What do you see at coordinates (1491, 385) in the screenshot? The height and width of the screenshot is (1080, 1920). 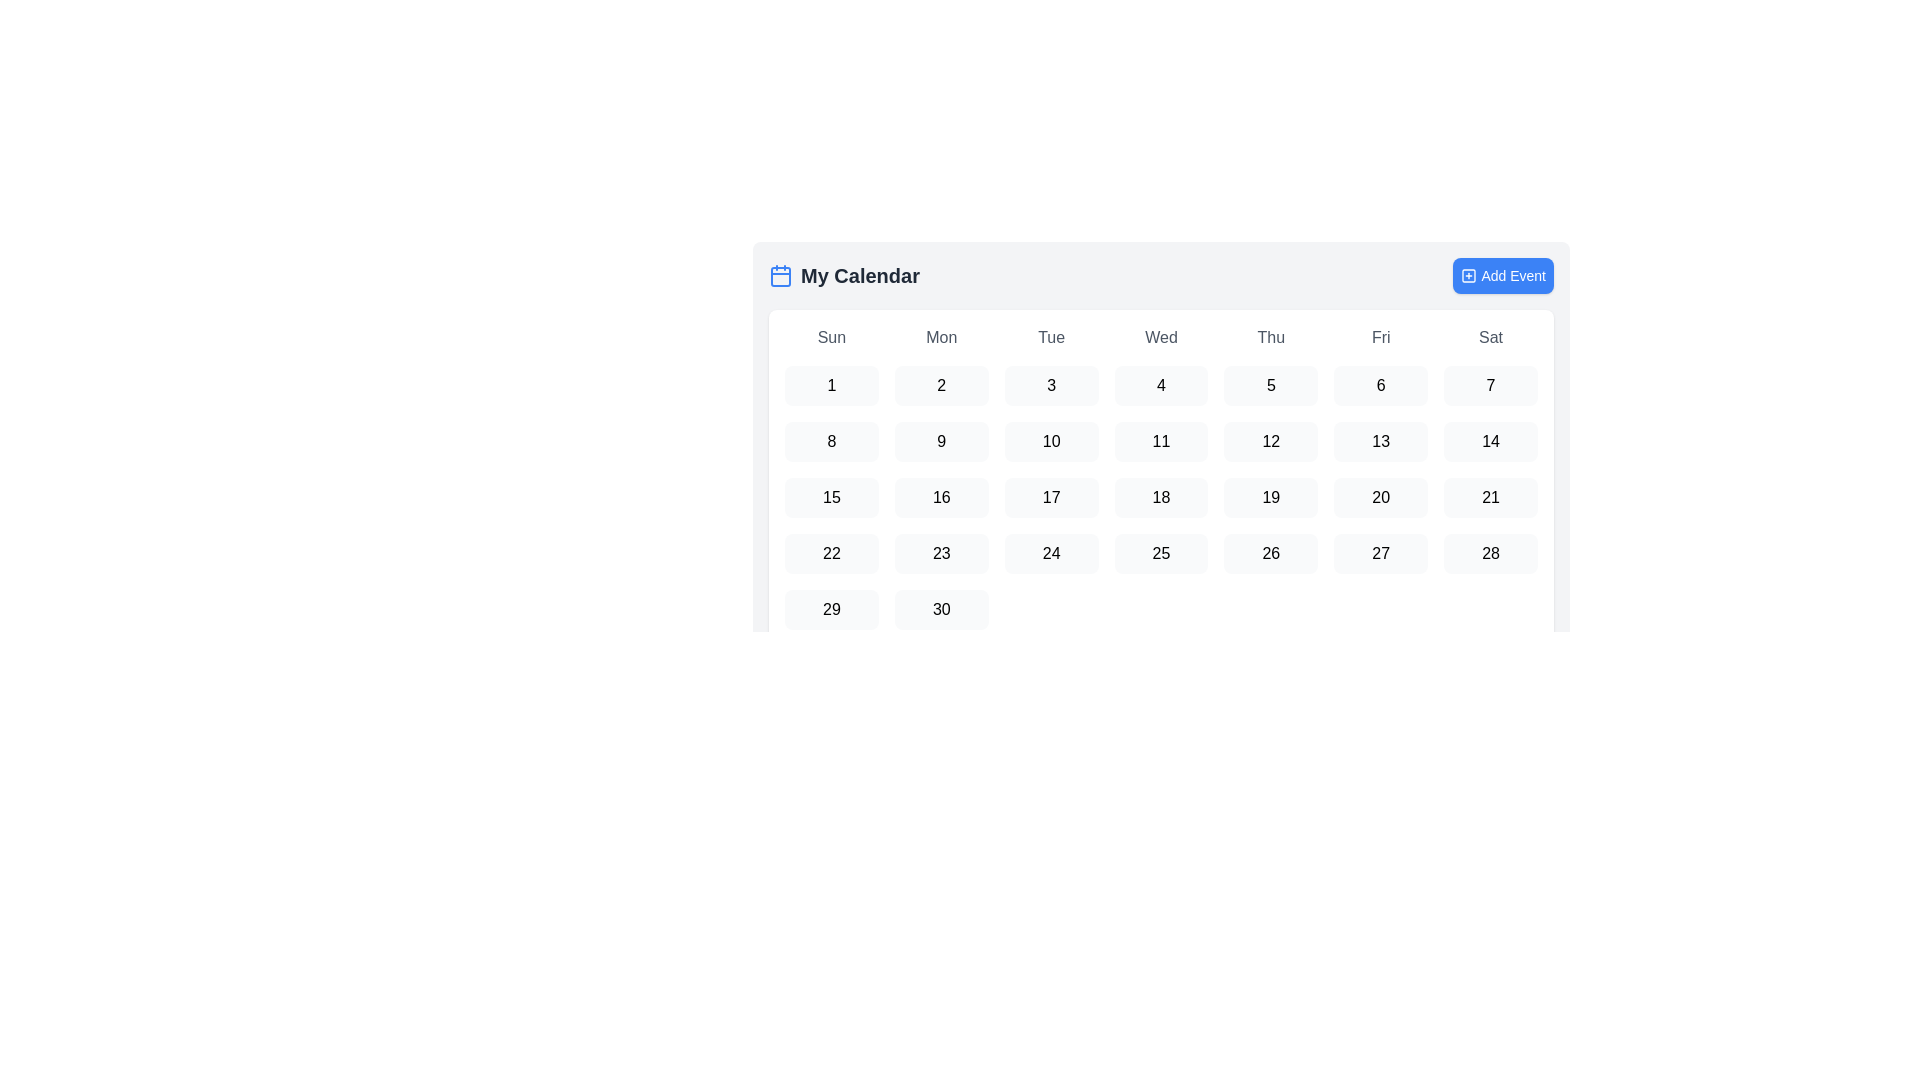 I see `the interactive button representing the seventh day in the calendar's monthly view` at bounding box center [1491, 385].